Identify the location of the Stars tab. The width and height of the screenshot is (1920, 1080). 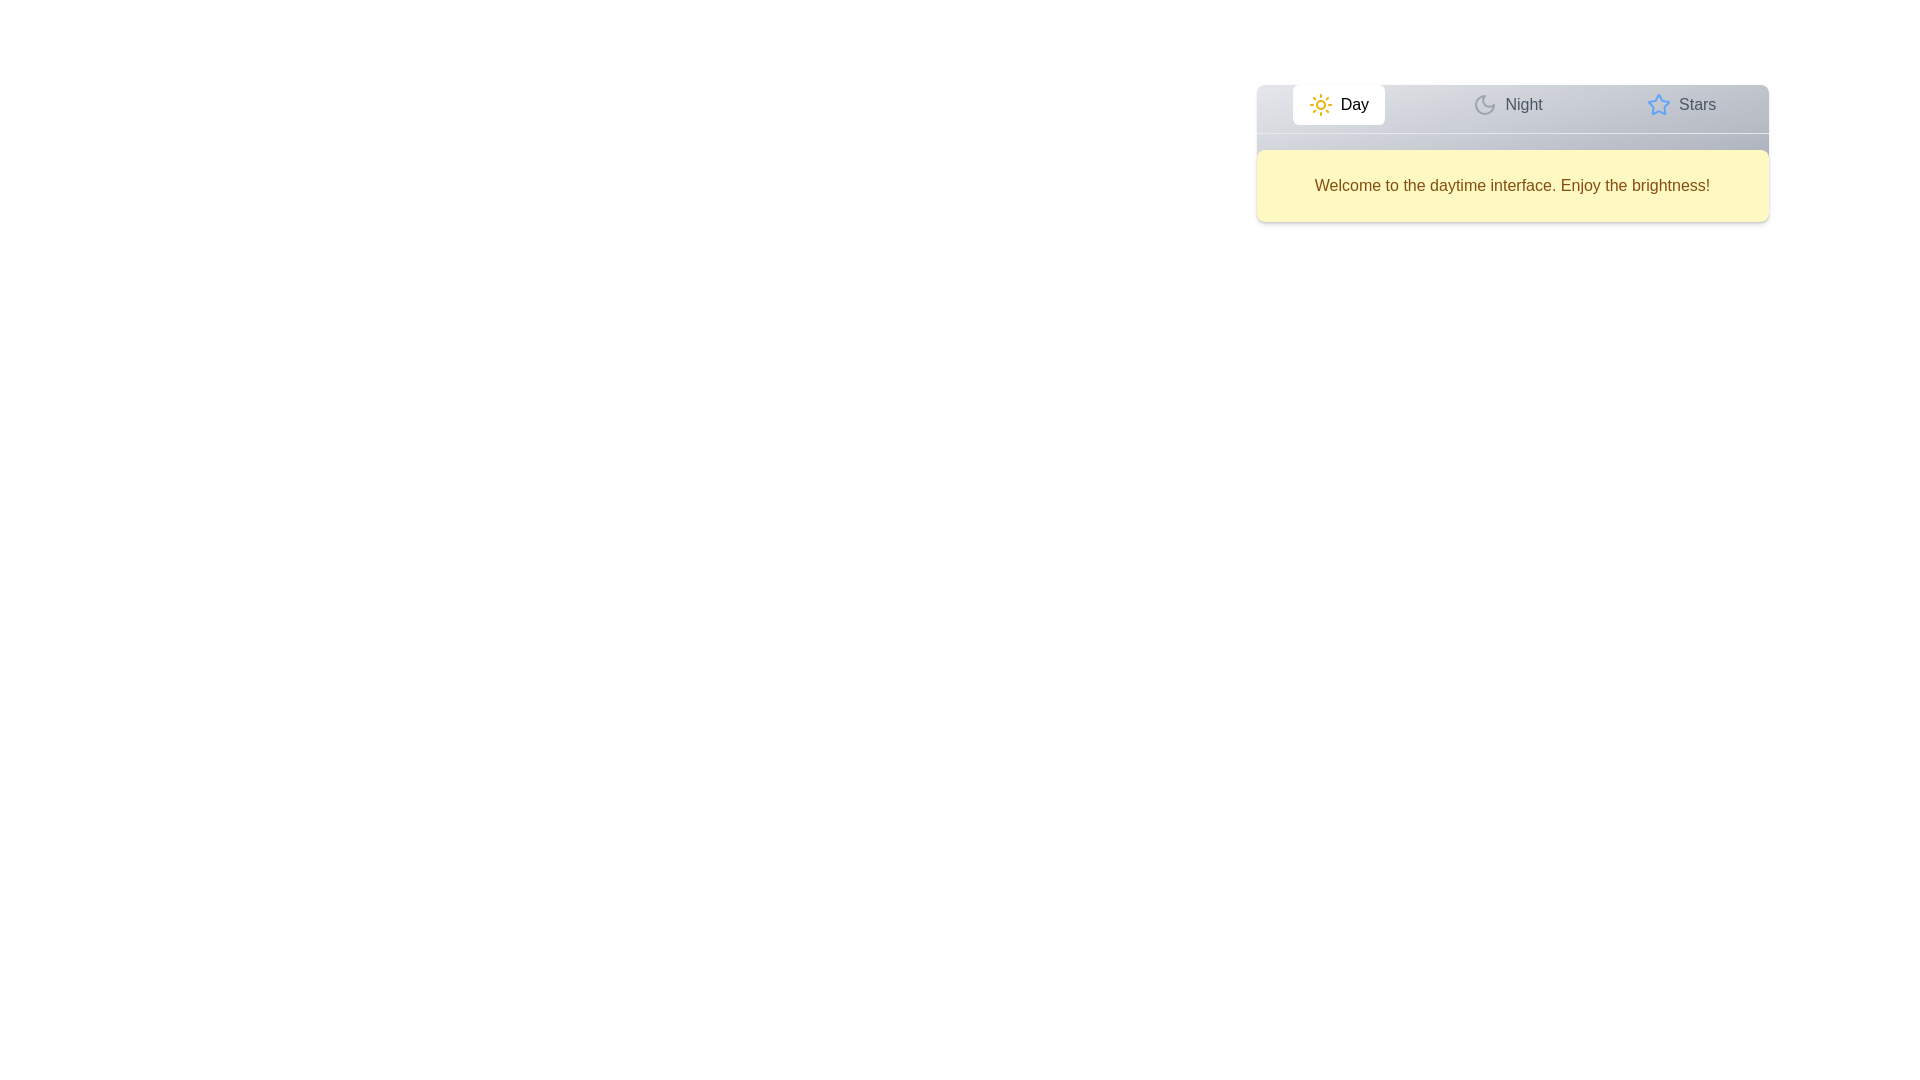
(1680, 104).